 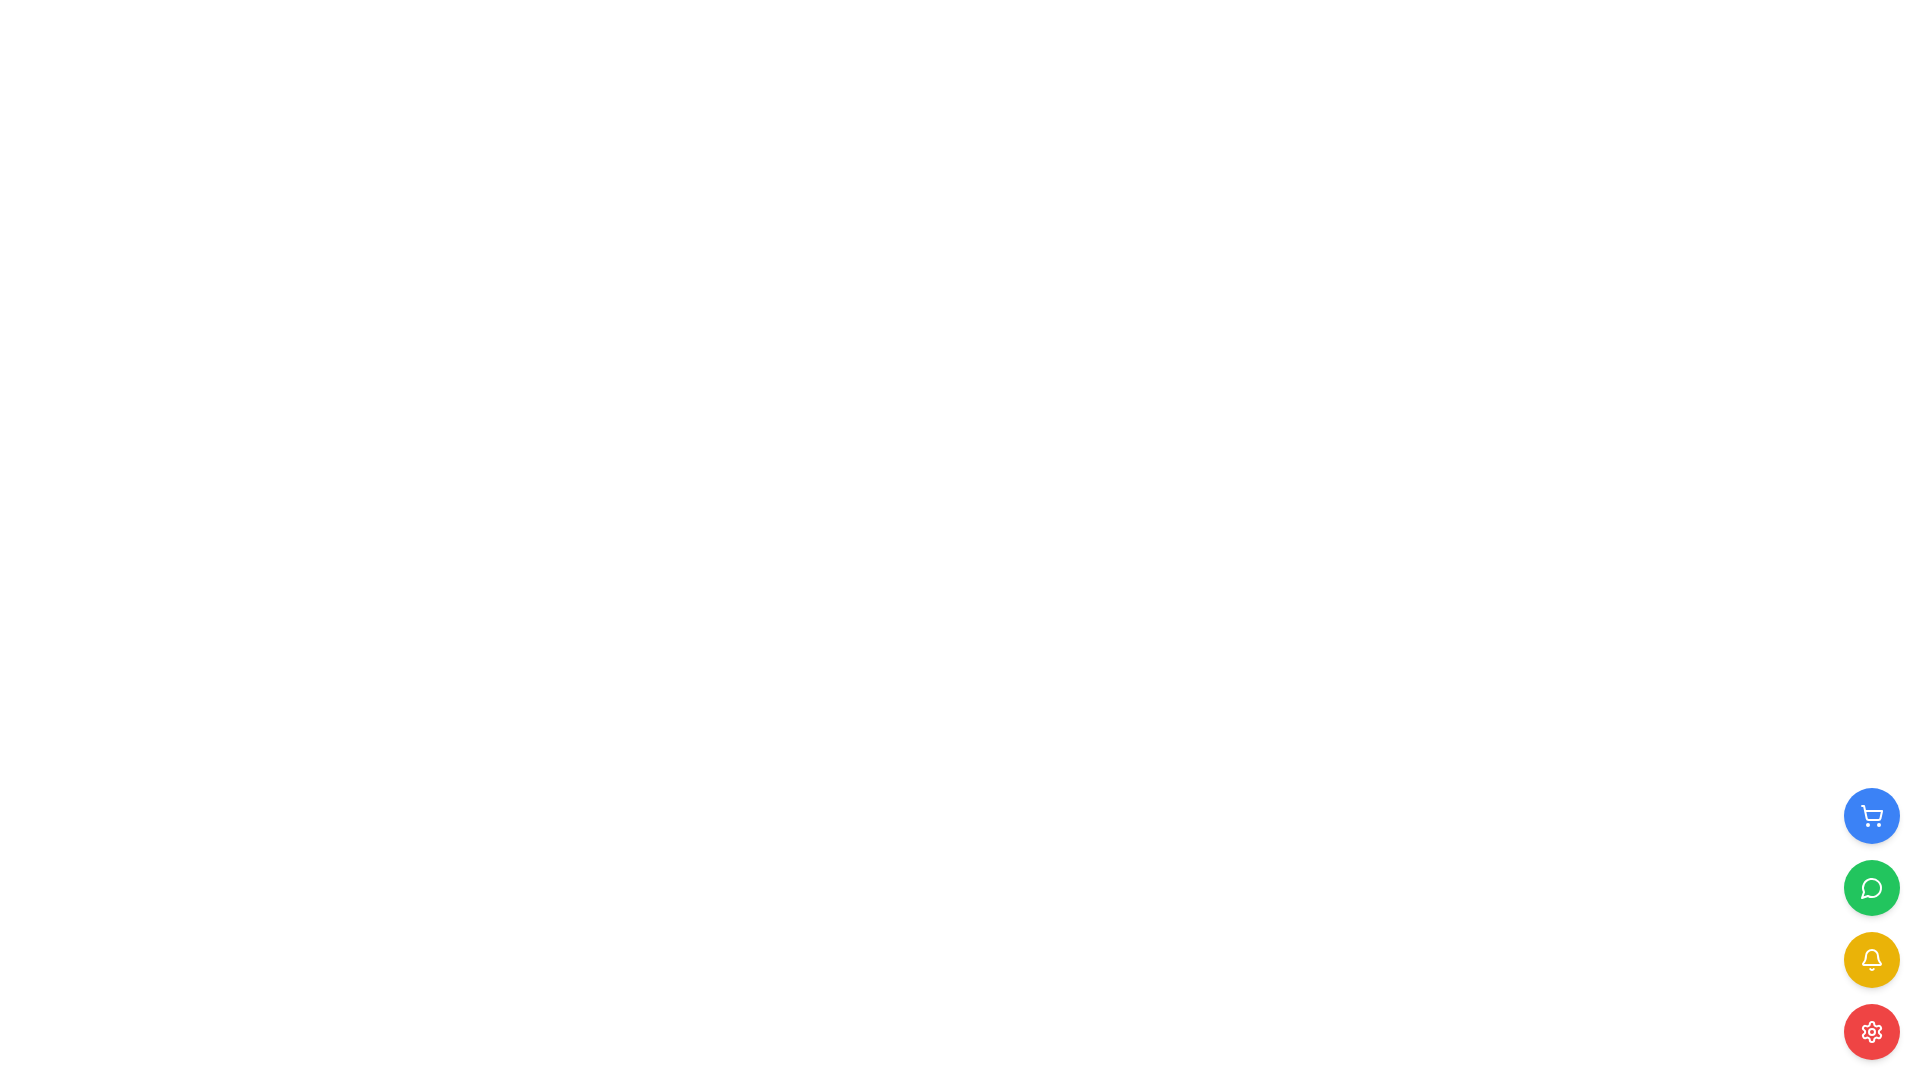 I want to click on the circular yellow button with a white bell icon, so click(x=1871, y=959).